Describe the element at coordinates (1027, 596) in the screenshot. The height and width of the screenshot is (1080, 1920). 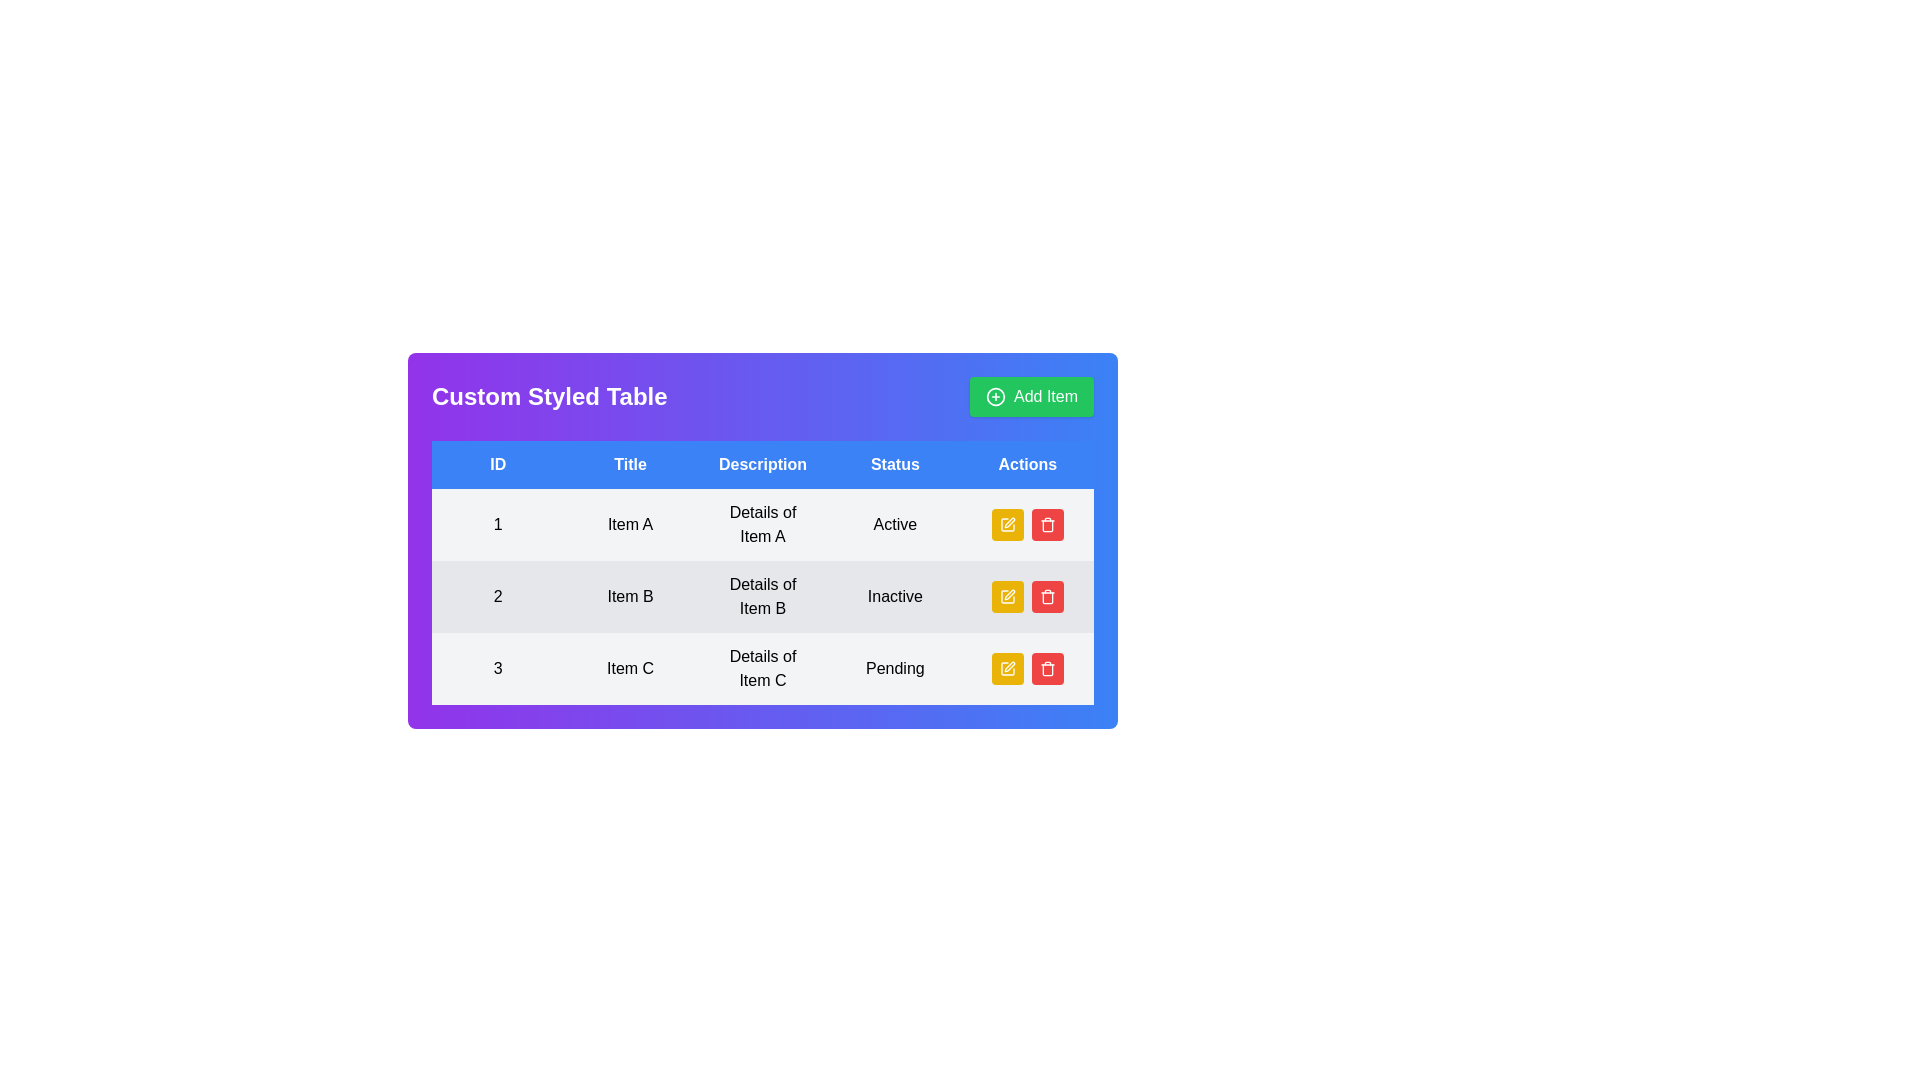
I see `the second button in the 'Actions' column of the row representing item B in the table to observe hover effects` at that location.